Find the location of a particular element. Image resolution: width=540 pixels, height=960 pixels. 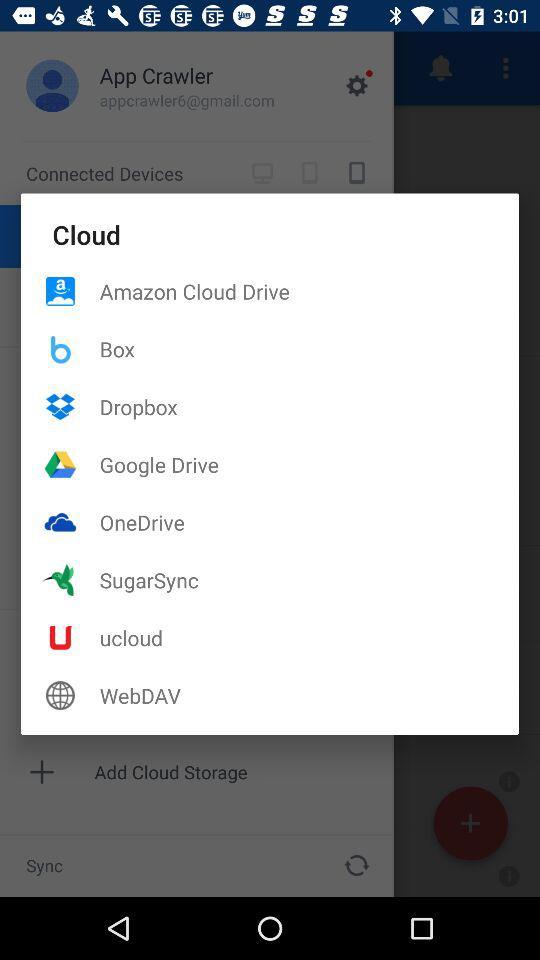

onedrive item is located at coordinates (309, 521).